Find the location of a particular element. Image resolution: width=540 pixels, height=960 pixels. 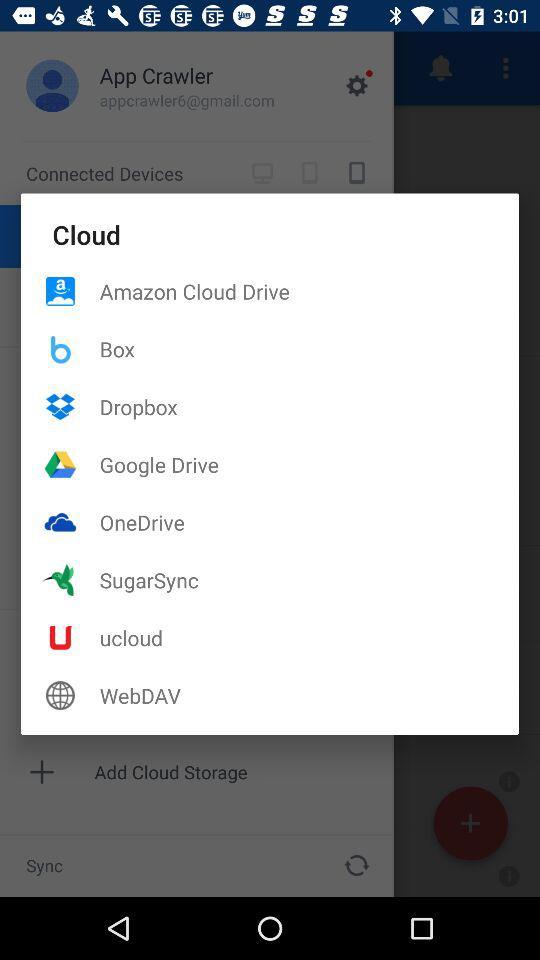

onedrive item is located at coordinates (309, 521).